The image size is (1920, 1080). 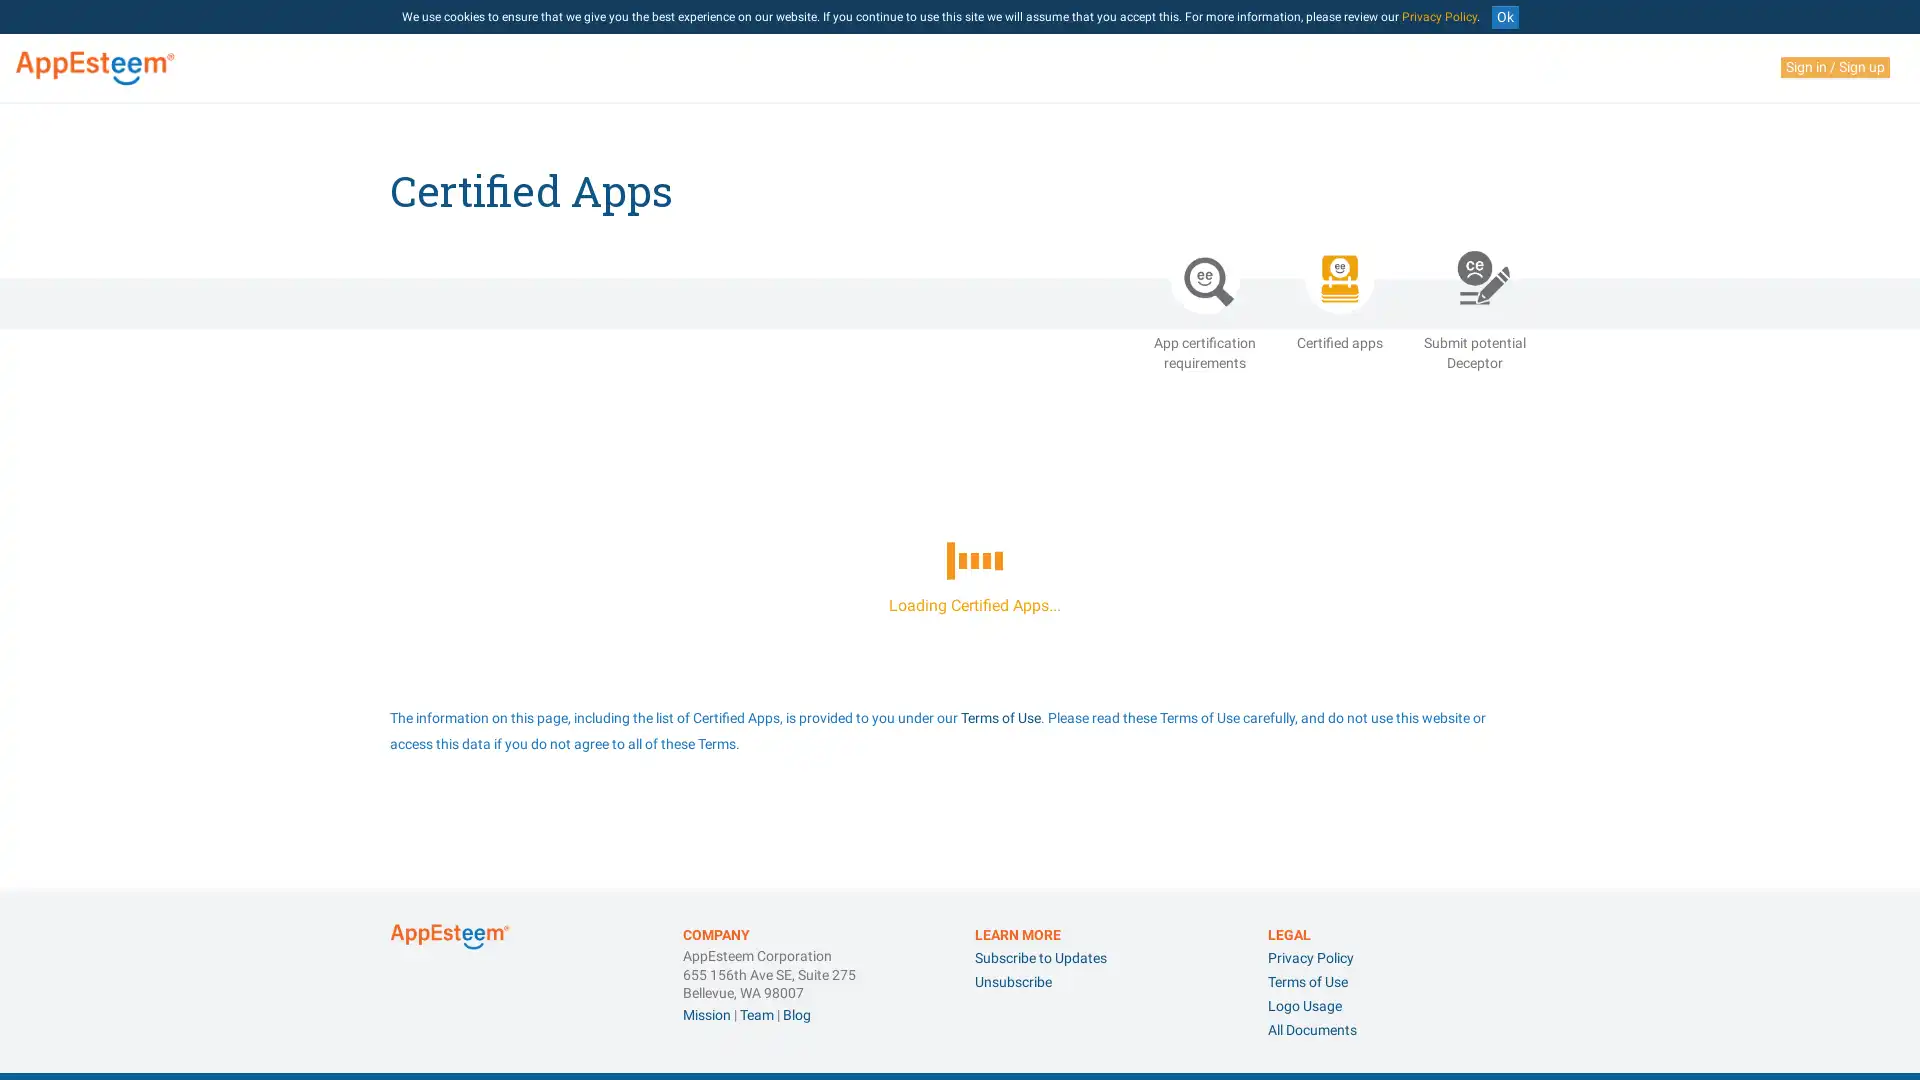 I want to click on Previous, so click(x=1416, y=998).